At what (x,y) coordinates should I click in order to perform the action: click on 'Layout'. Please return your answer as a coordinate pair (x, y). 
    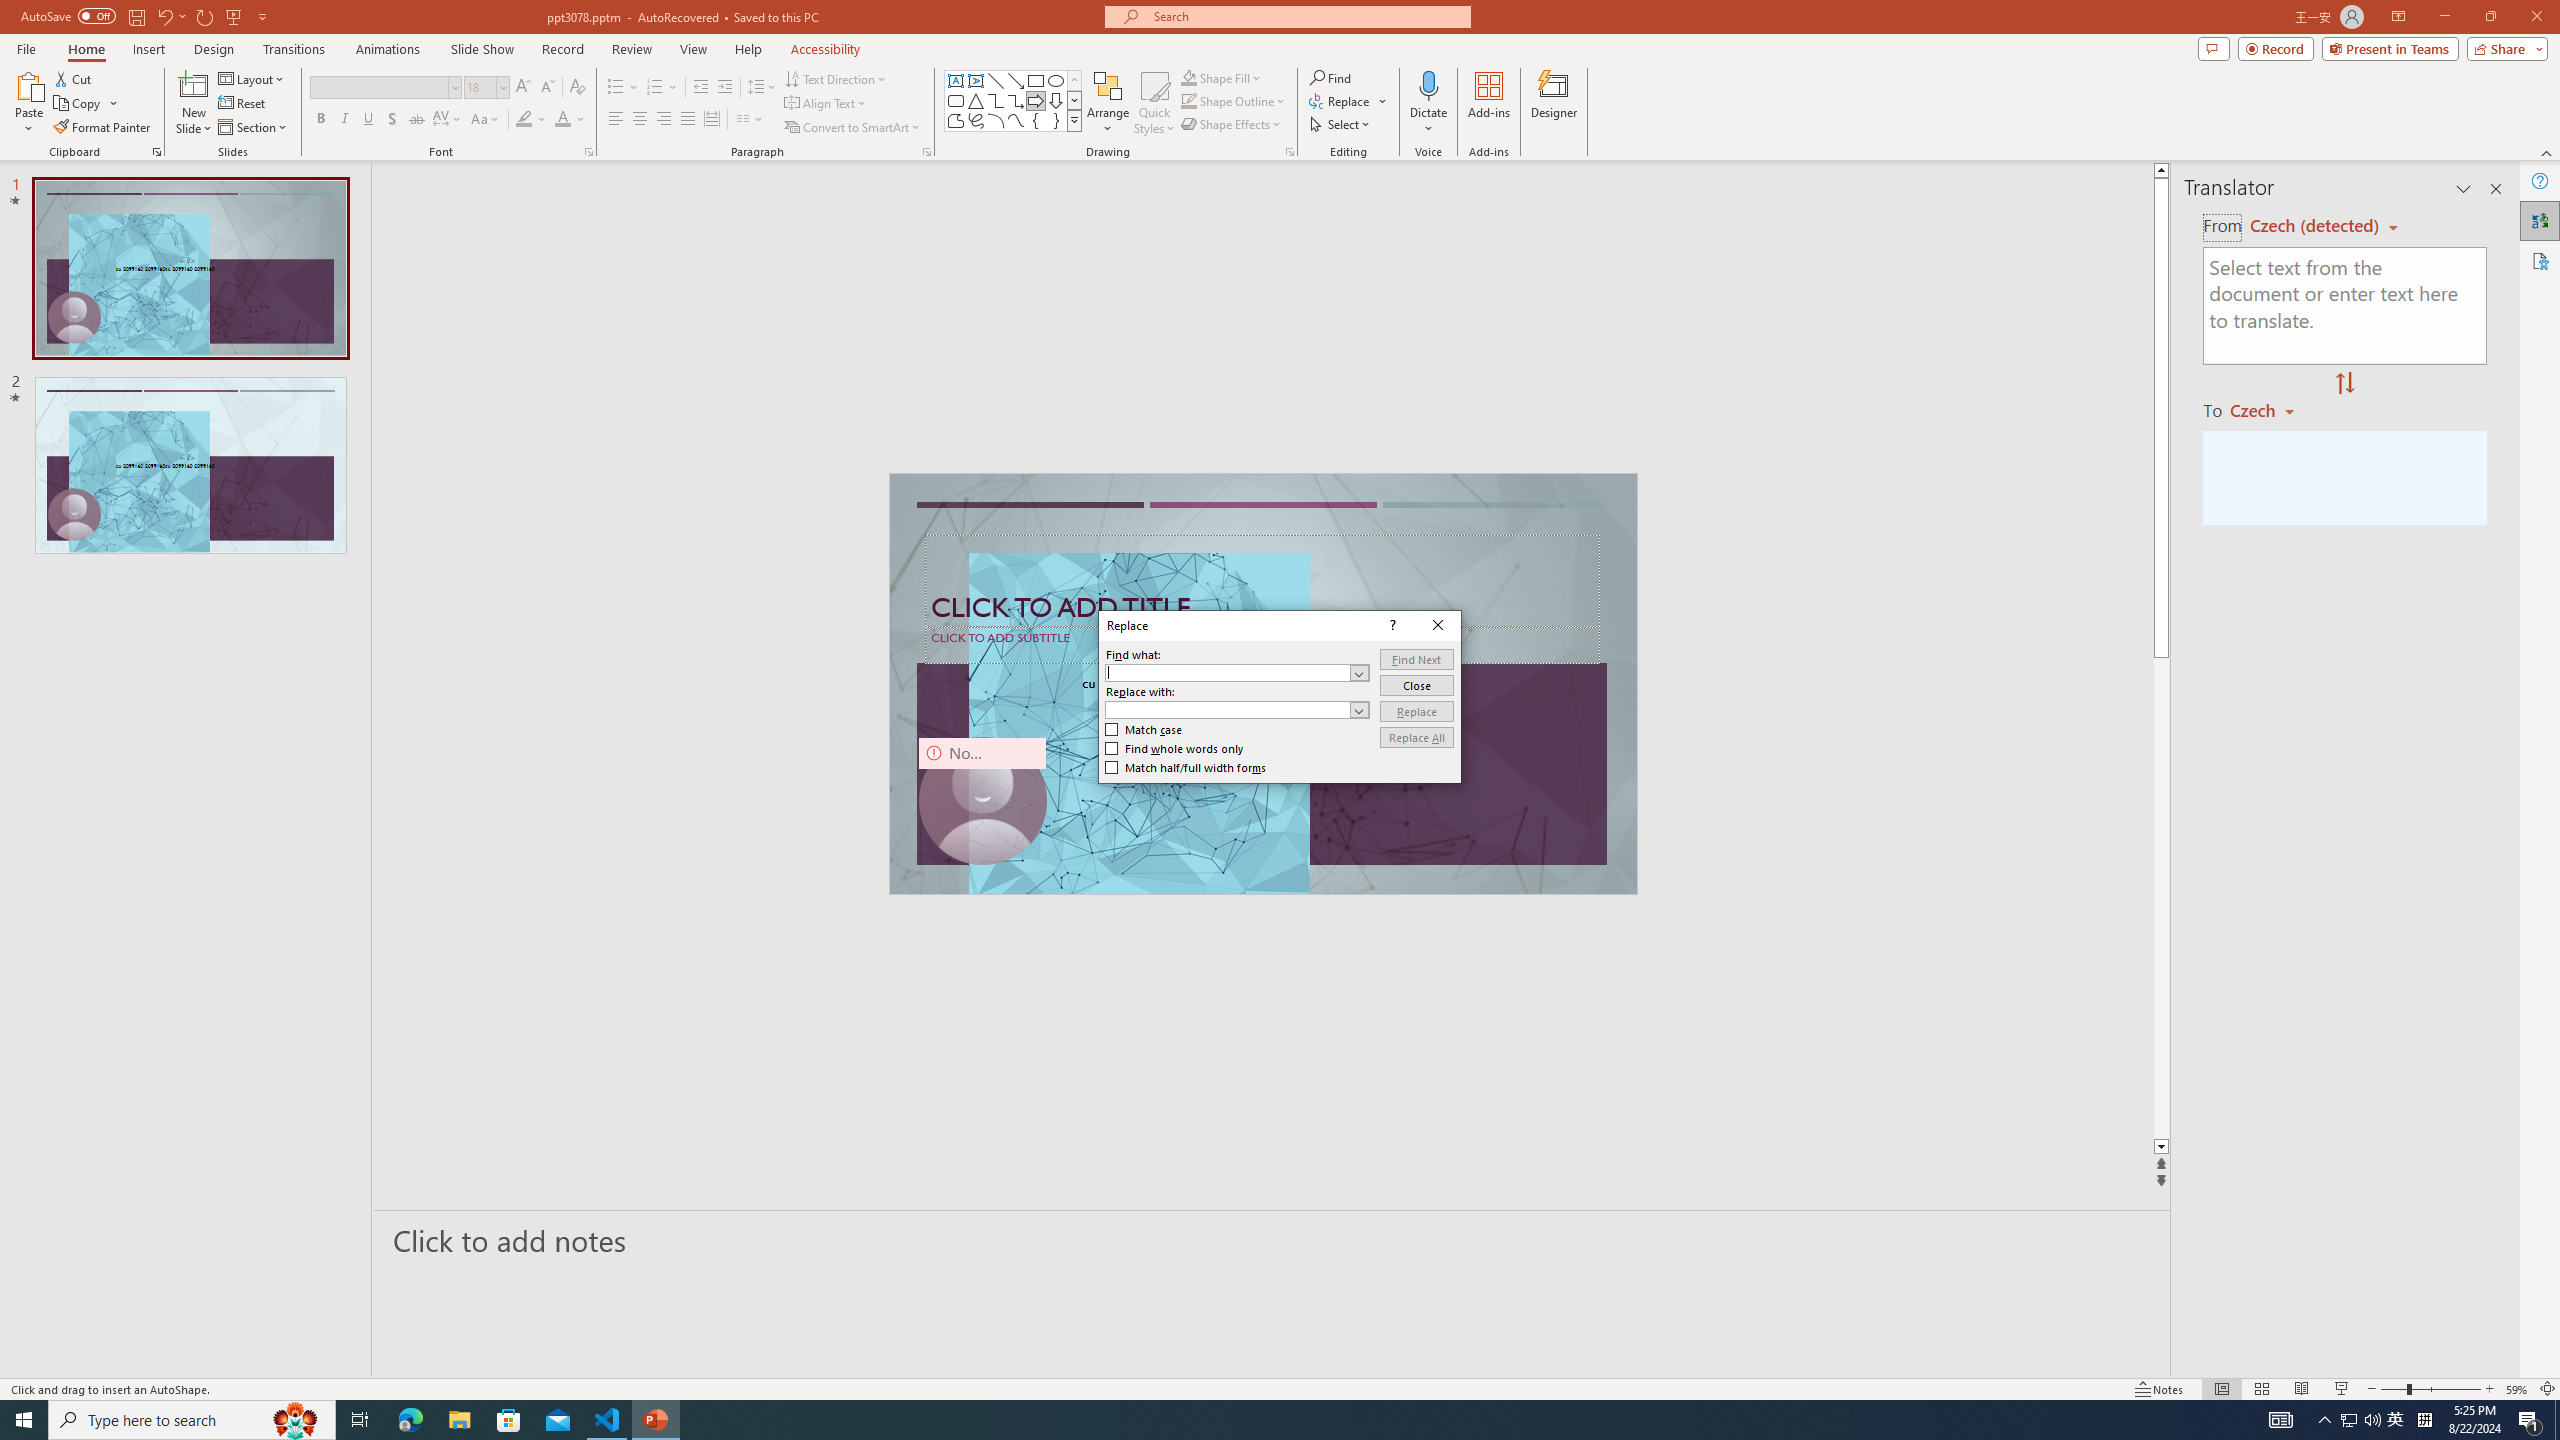
    Looking at the image, I should click on (252, 78).